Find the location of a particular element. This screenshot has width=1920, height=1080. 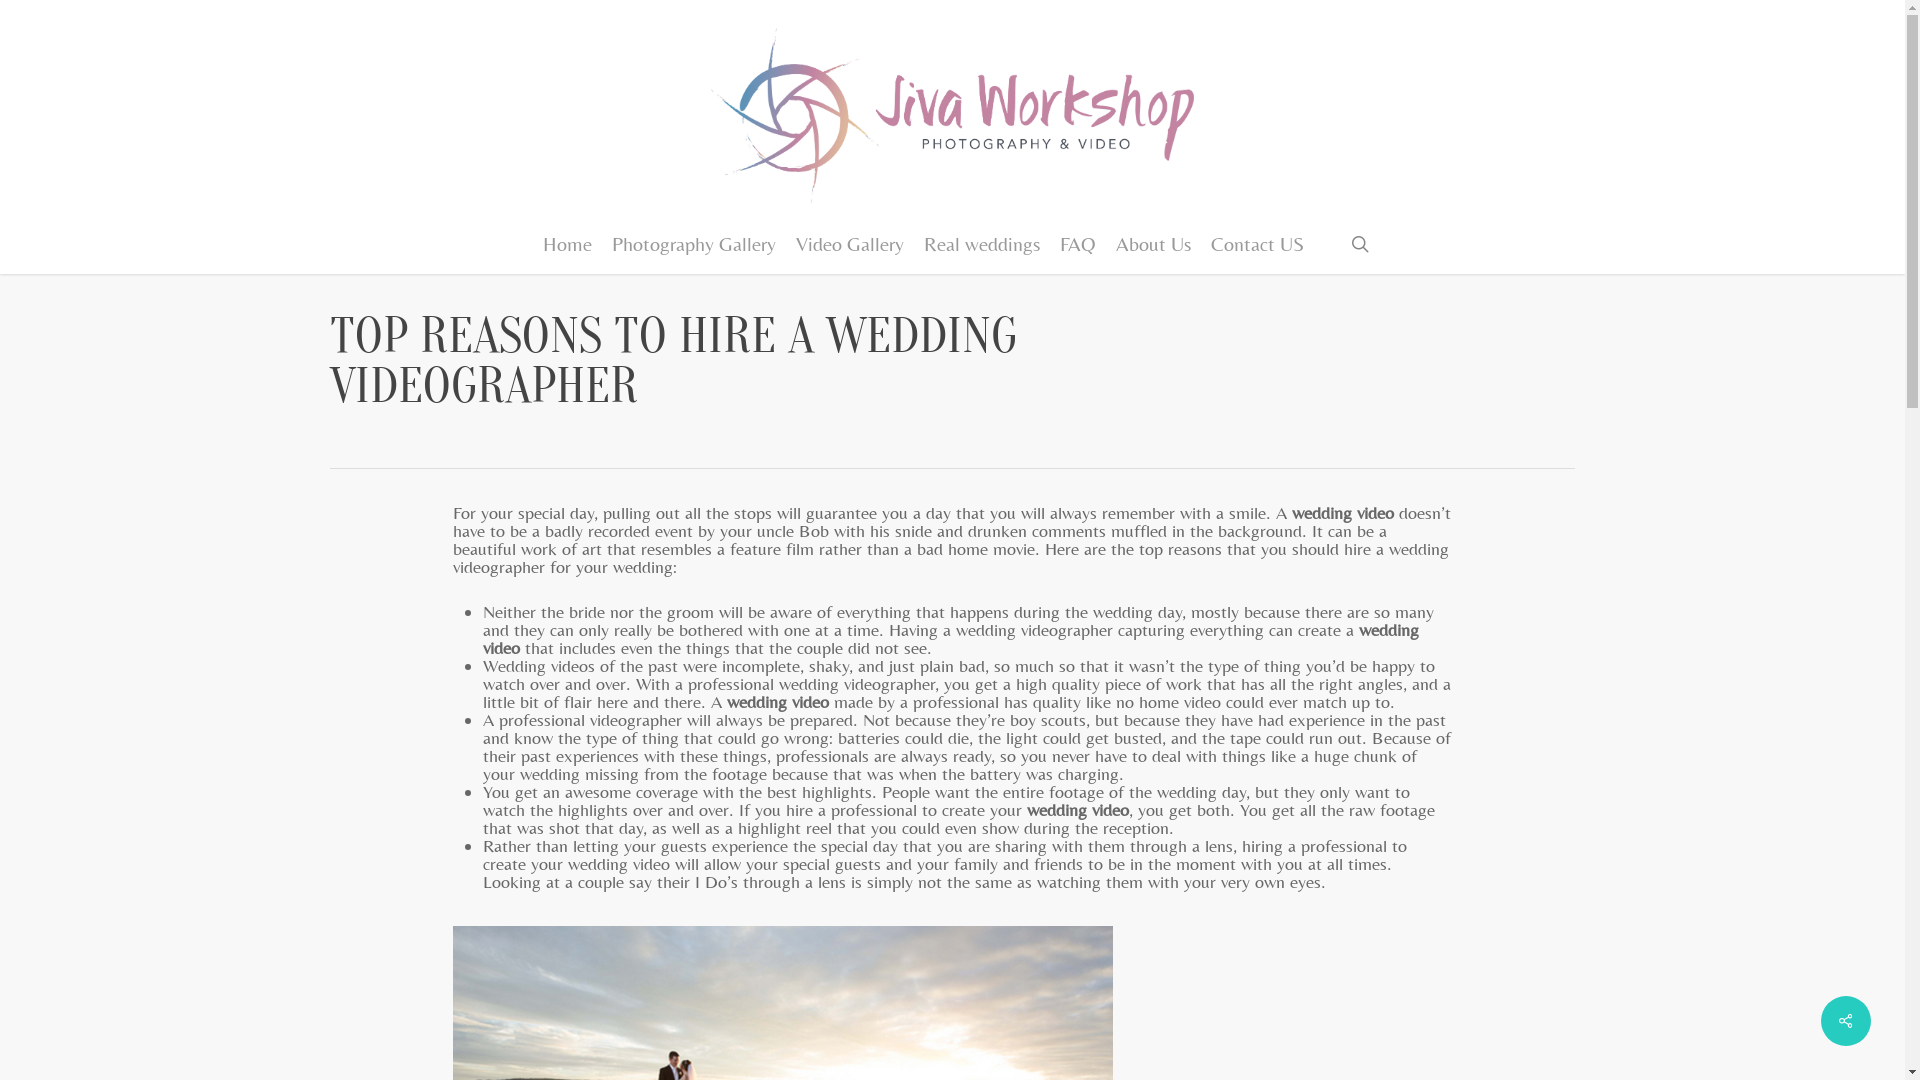

'Contact US' is located at coordinates (1256, 242).